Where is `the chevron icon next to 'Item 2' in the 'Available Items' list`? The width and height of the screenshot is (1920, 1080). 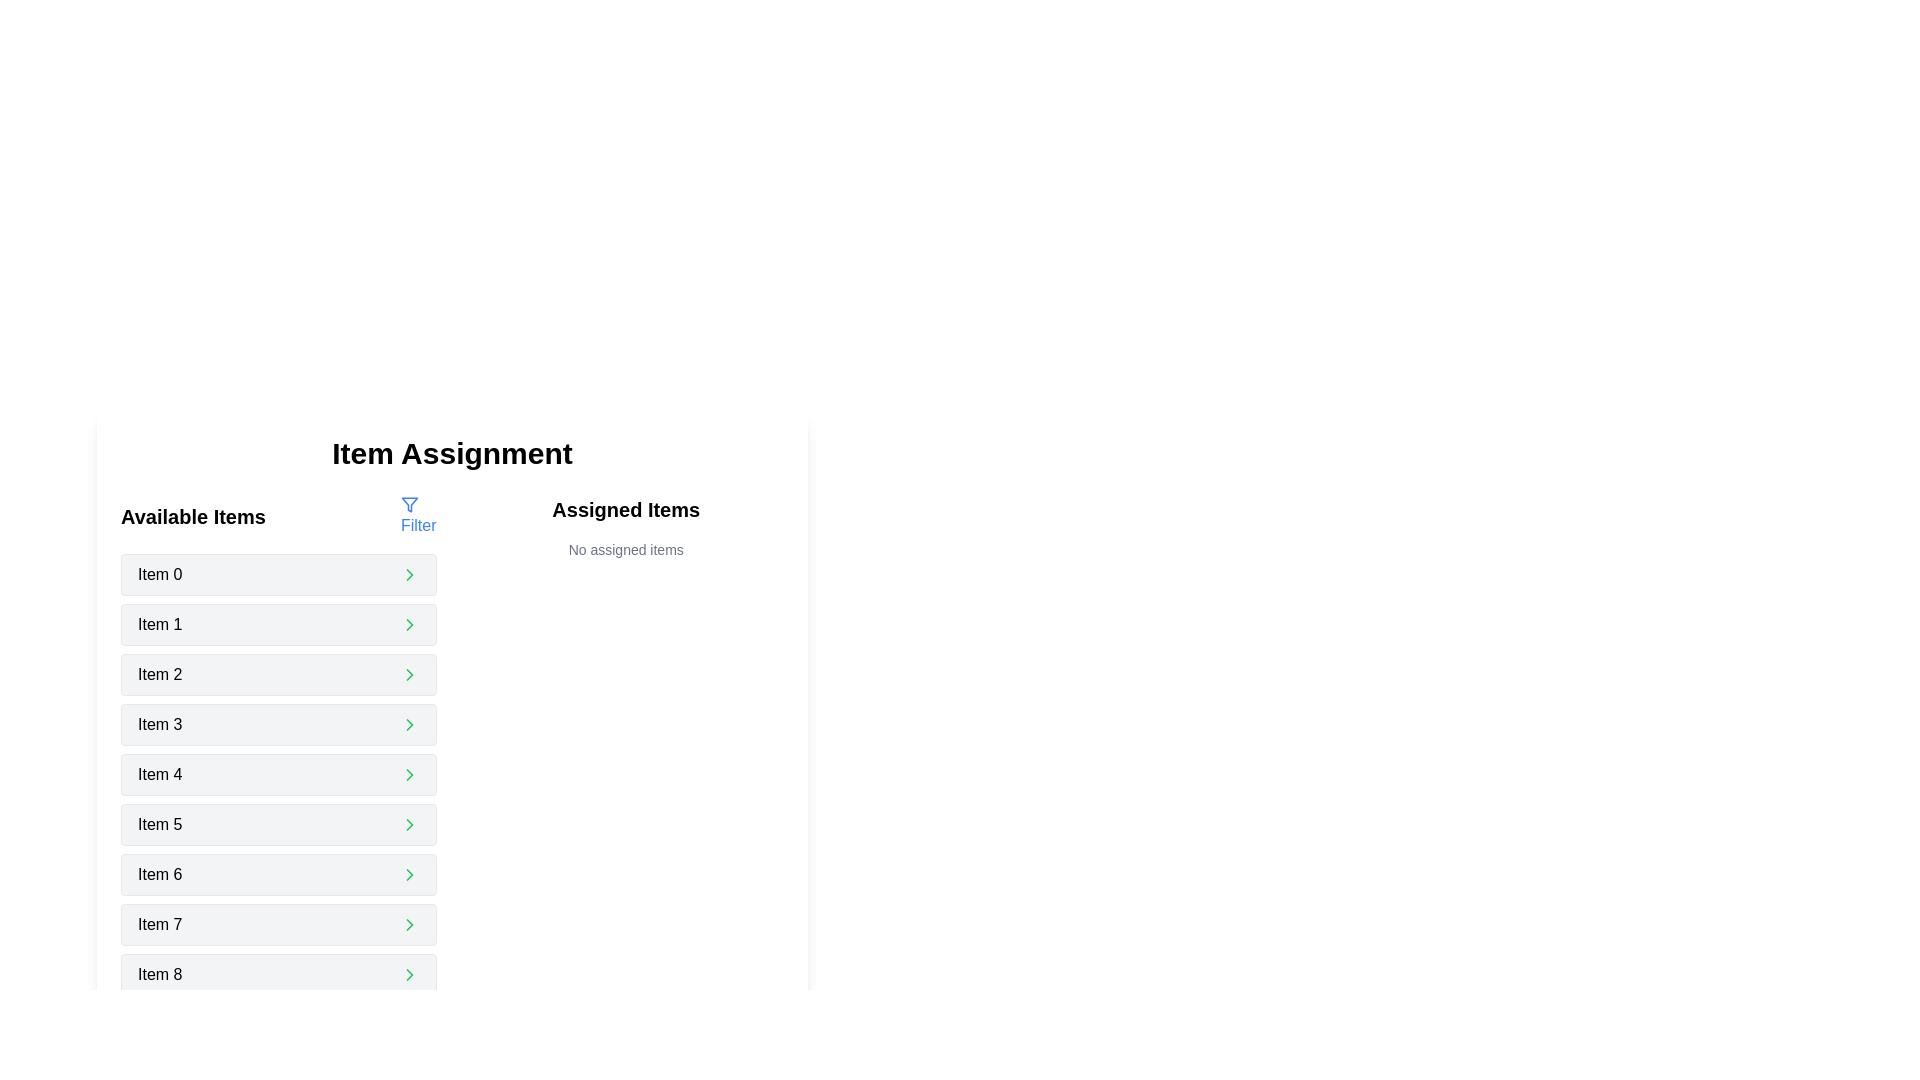
the chevron icon next to 'Item 2' in the 'Available Items' list is located at coordinates (408, 675).